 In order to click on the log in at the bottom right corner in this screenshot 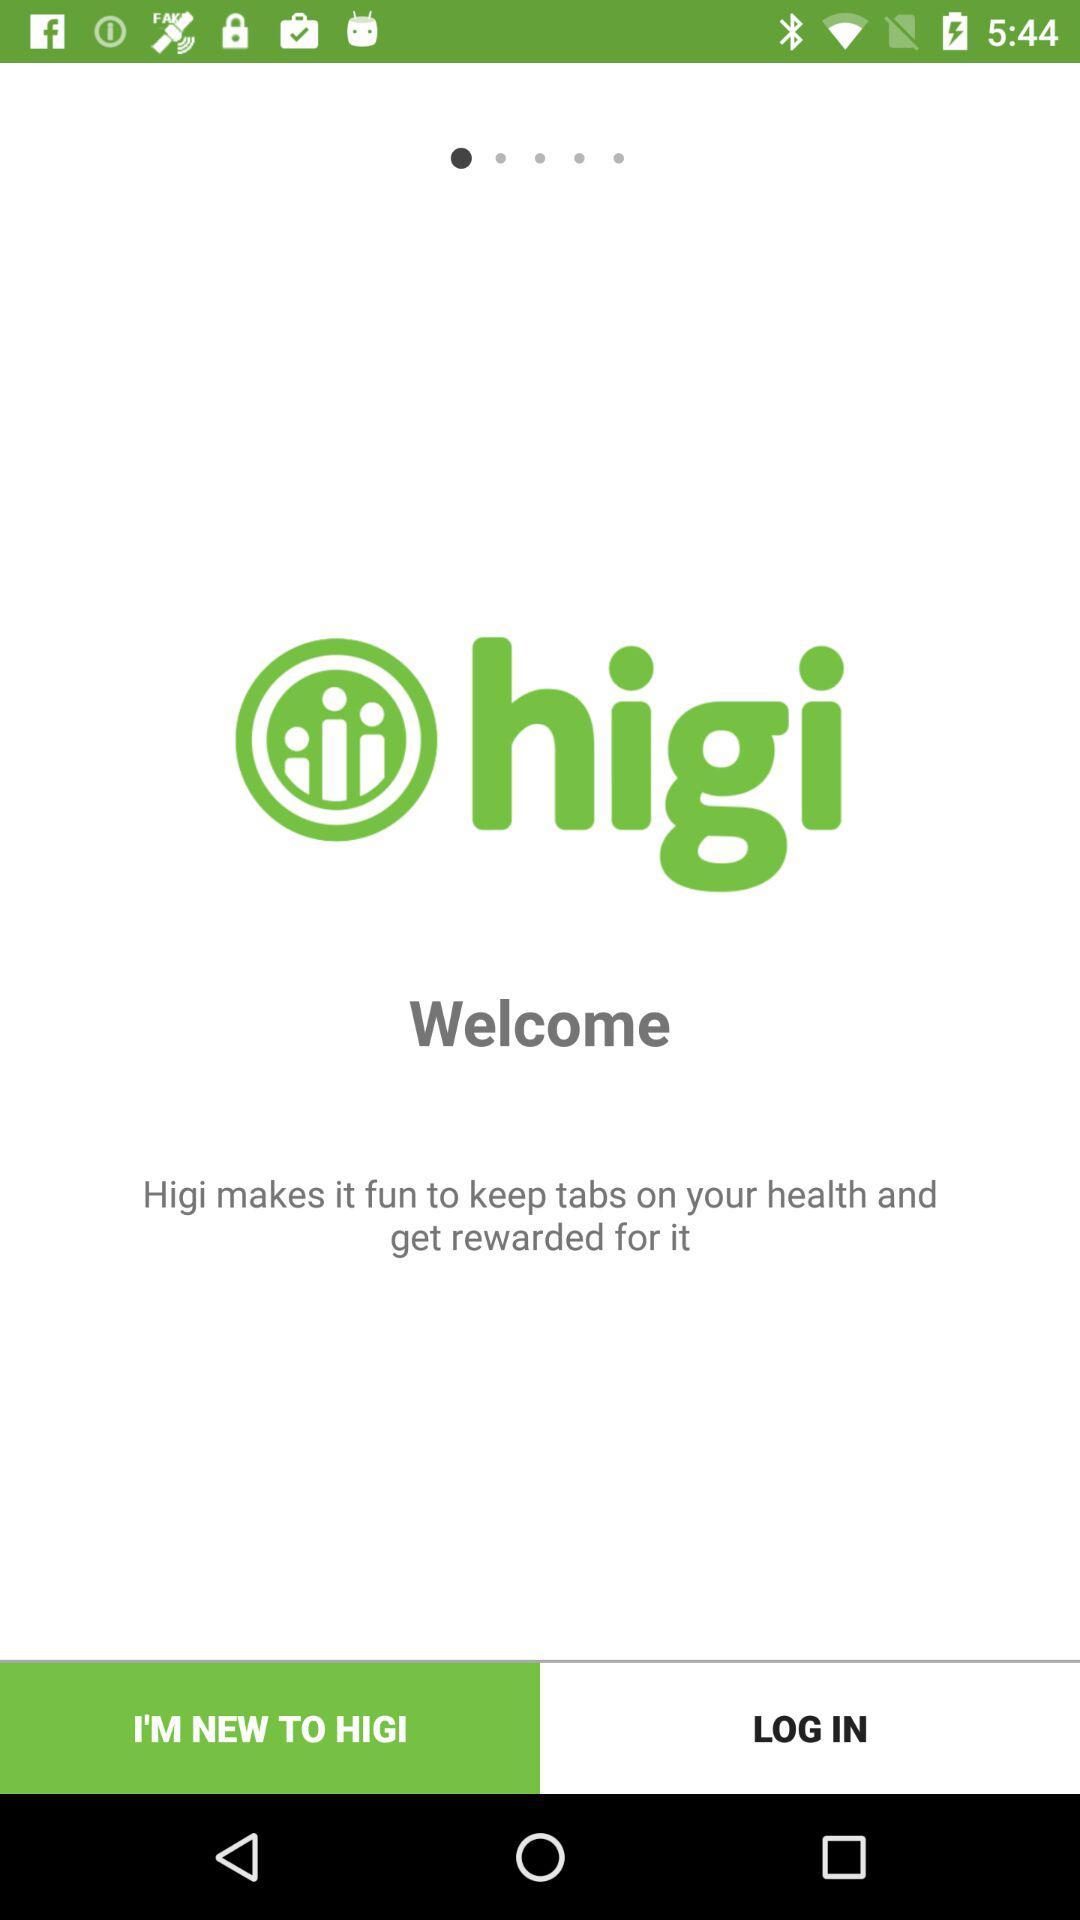, I will do `click(810, 1727)`.